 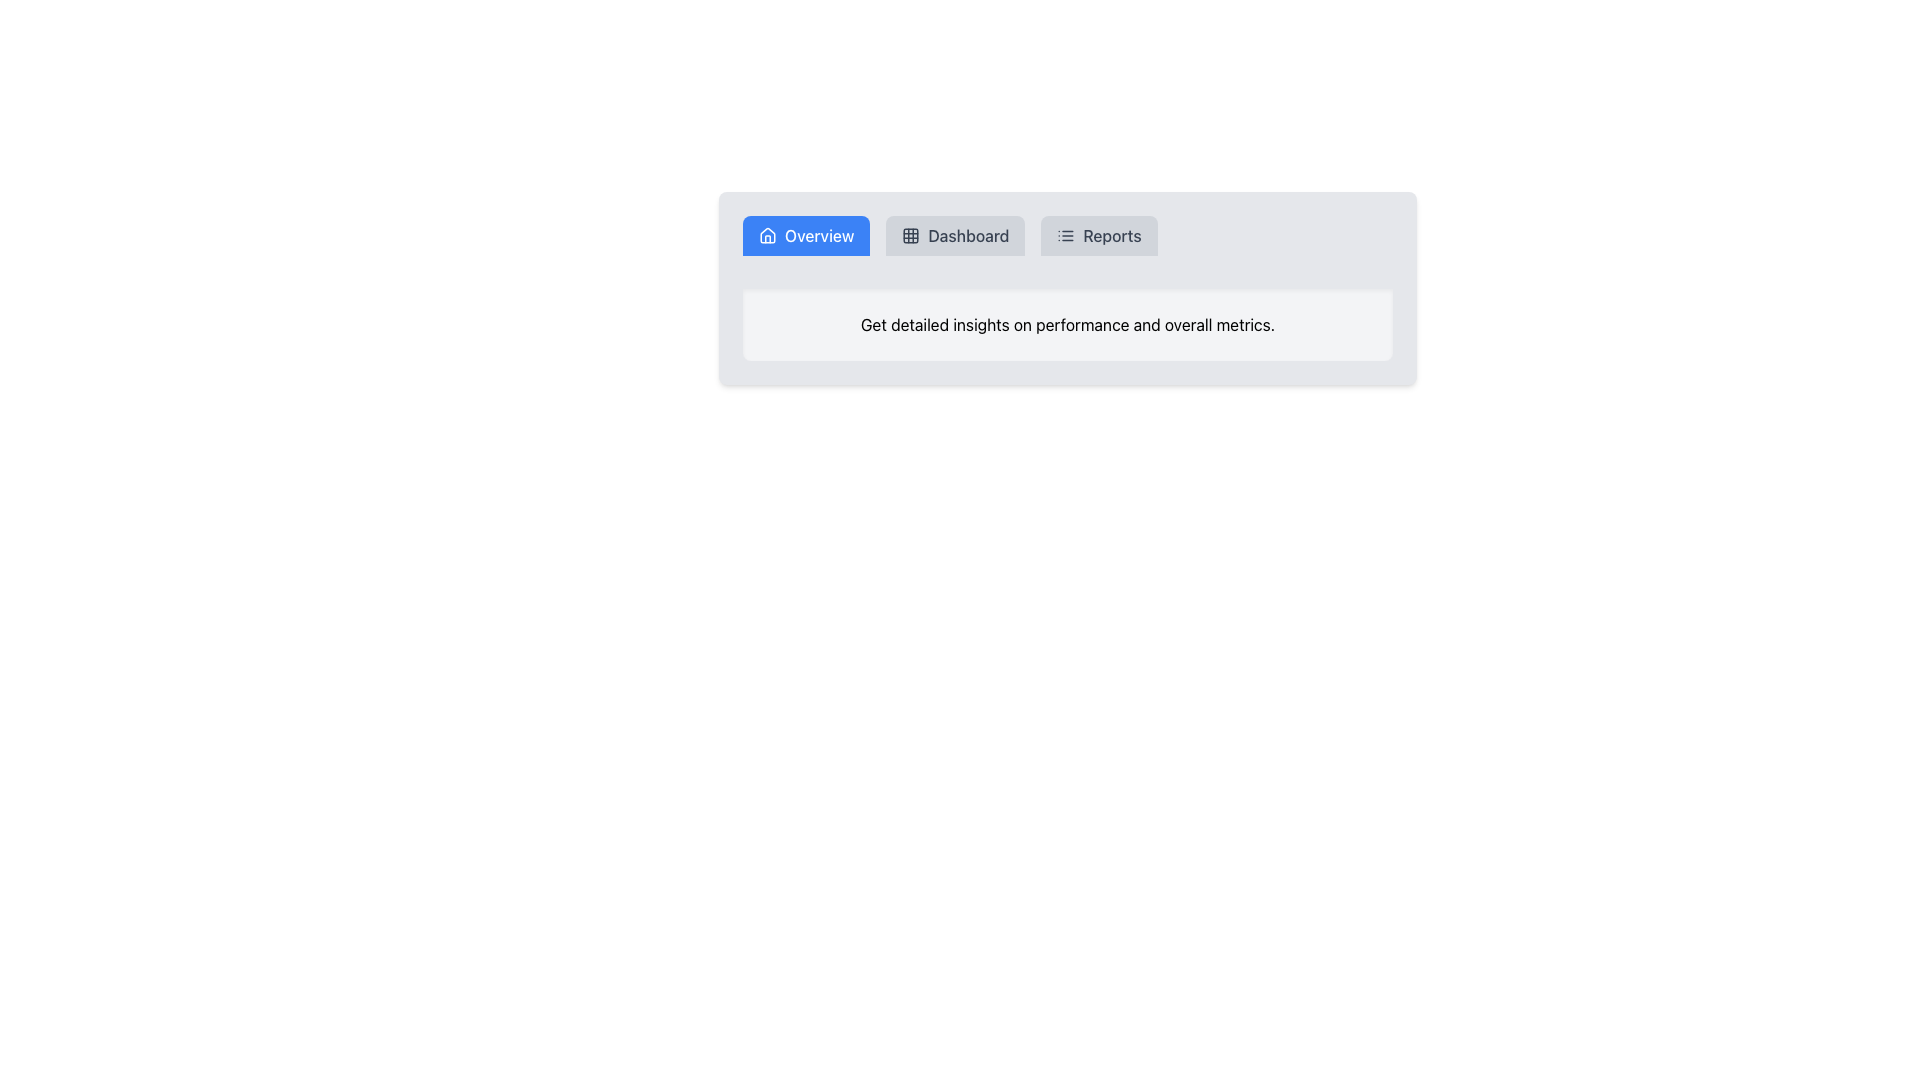 What do you see at coordinates (1111, 234) in the screenshot?
I see `the 'Reports' text label in the navigation bar, which is styled with a medium font weight and positioned to the right of 'Dashboard'` at bounding box center [1111, 234].